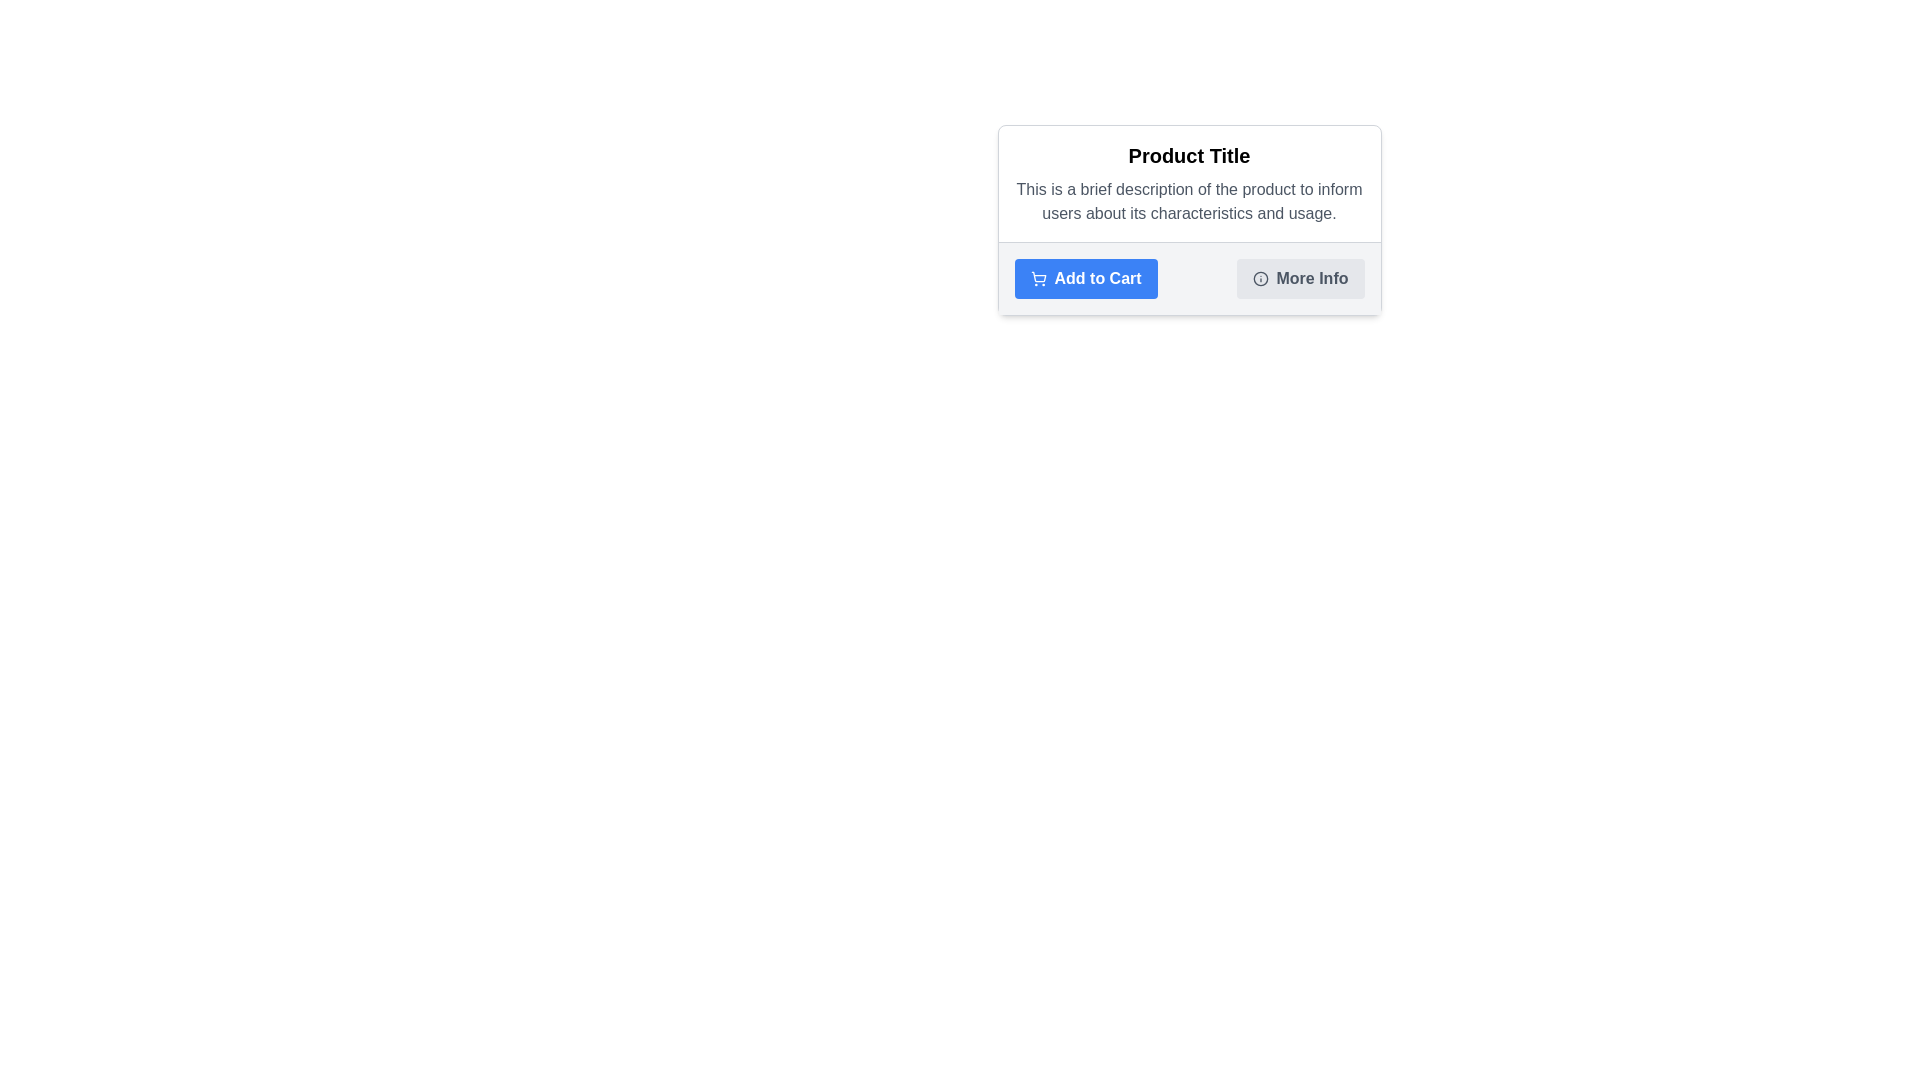 The image size is (1920, 1080). I want to click on the button providing additional details about the product located to the right of the 'Add to Cart' button in the 'Product Title' section, so click(1300, 278).